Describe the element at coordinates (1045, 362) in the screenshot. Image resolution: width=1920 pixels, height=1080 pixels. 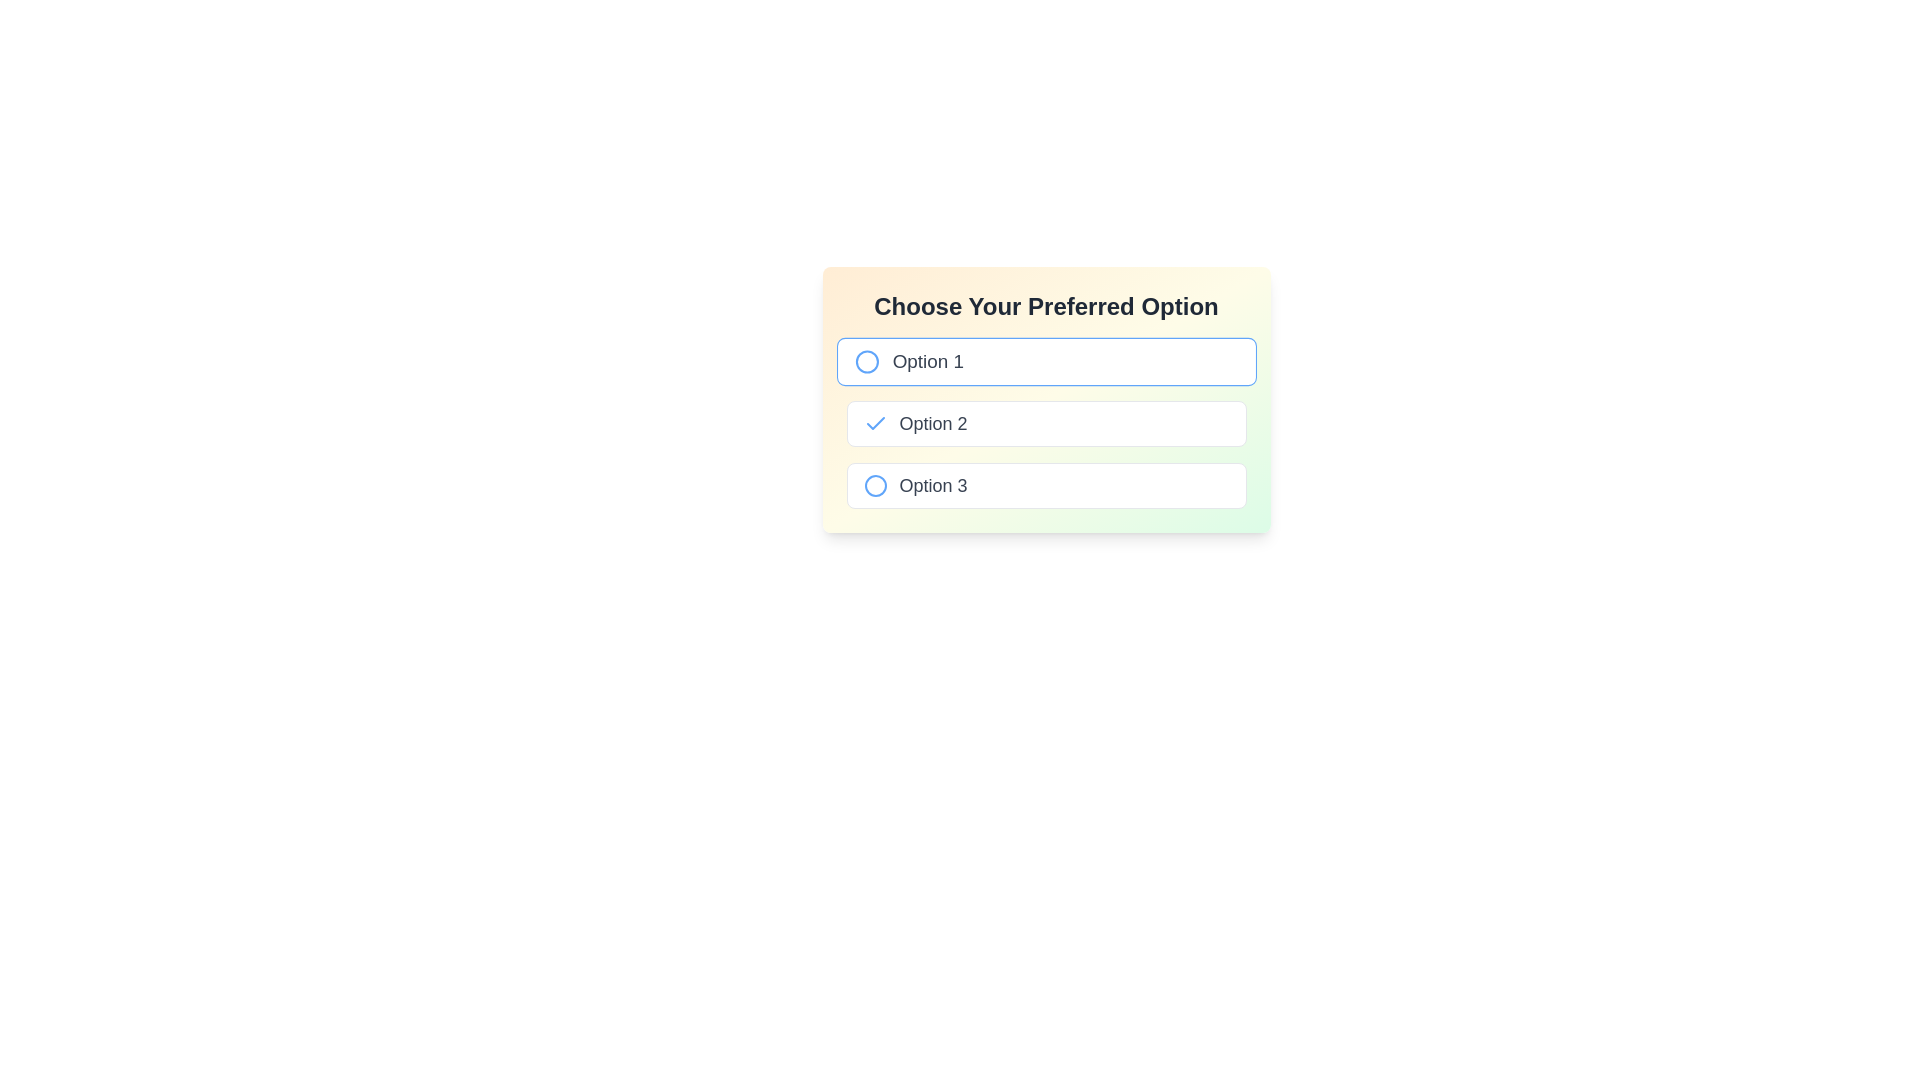
I see `the circular radio button for 'Option 1'` at that location.